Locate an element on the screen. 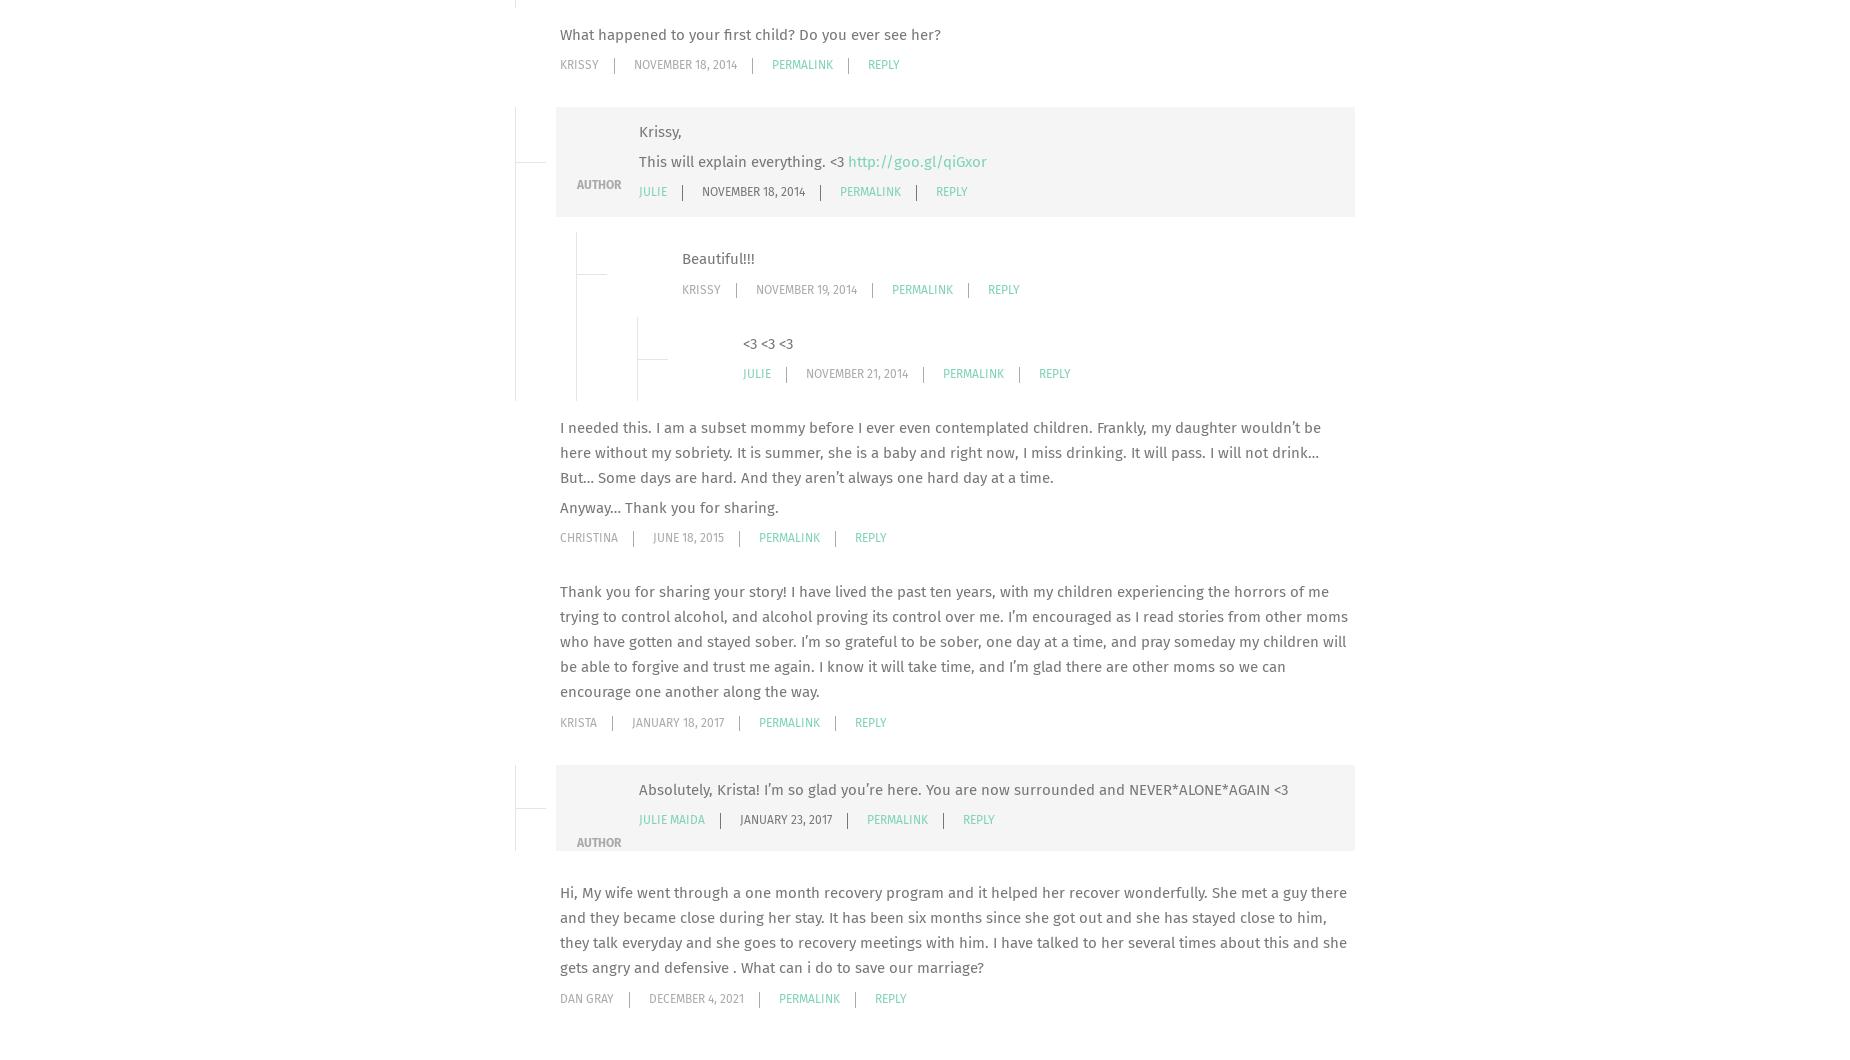  'Krissy,' is located at coordinates (660, 131).